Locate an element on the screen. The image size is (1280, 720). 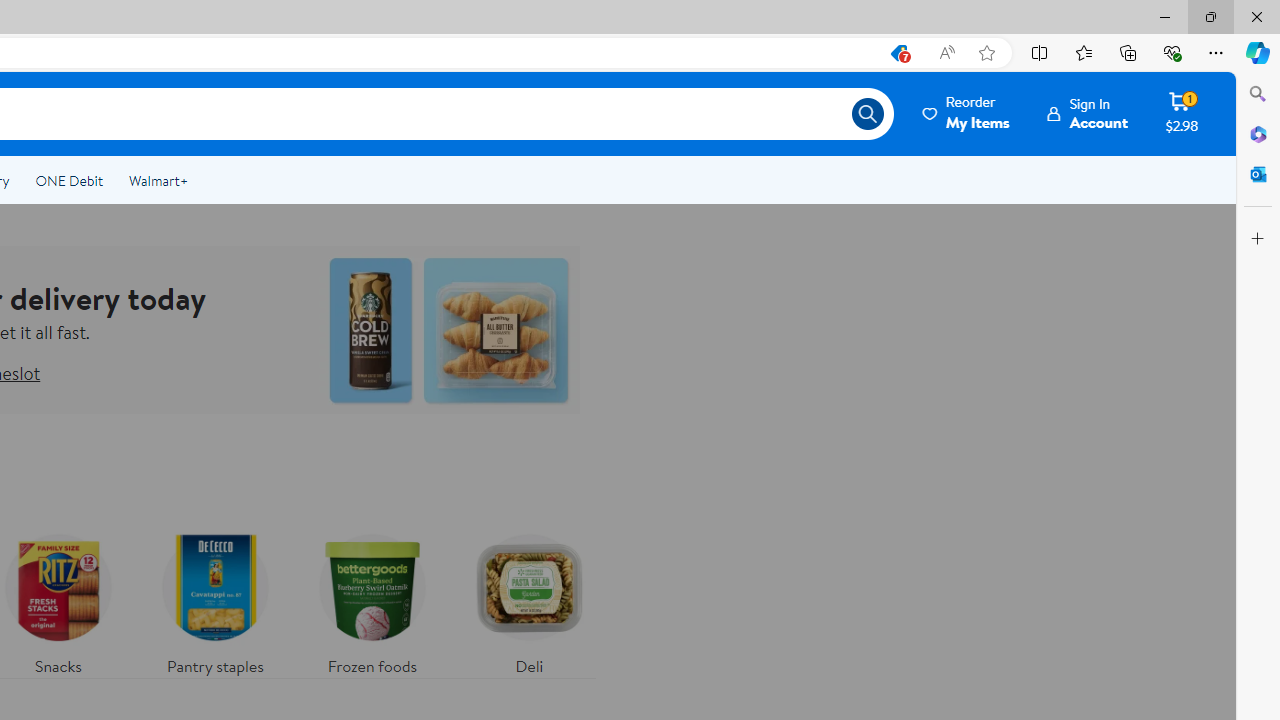
'Sign InAccount' is located at coordinates (1087, 113).